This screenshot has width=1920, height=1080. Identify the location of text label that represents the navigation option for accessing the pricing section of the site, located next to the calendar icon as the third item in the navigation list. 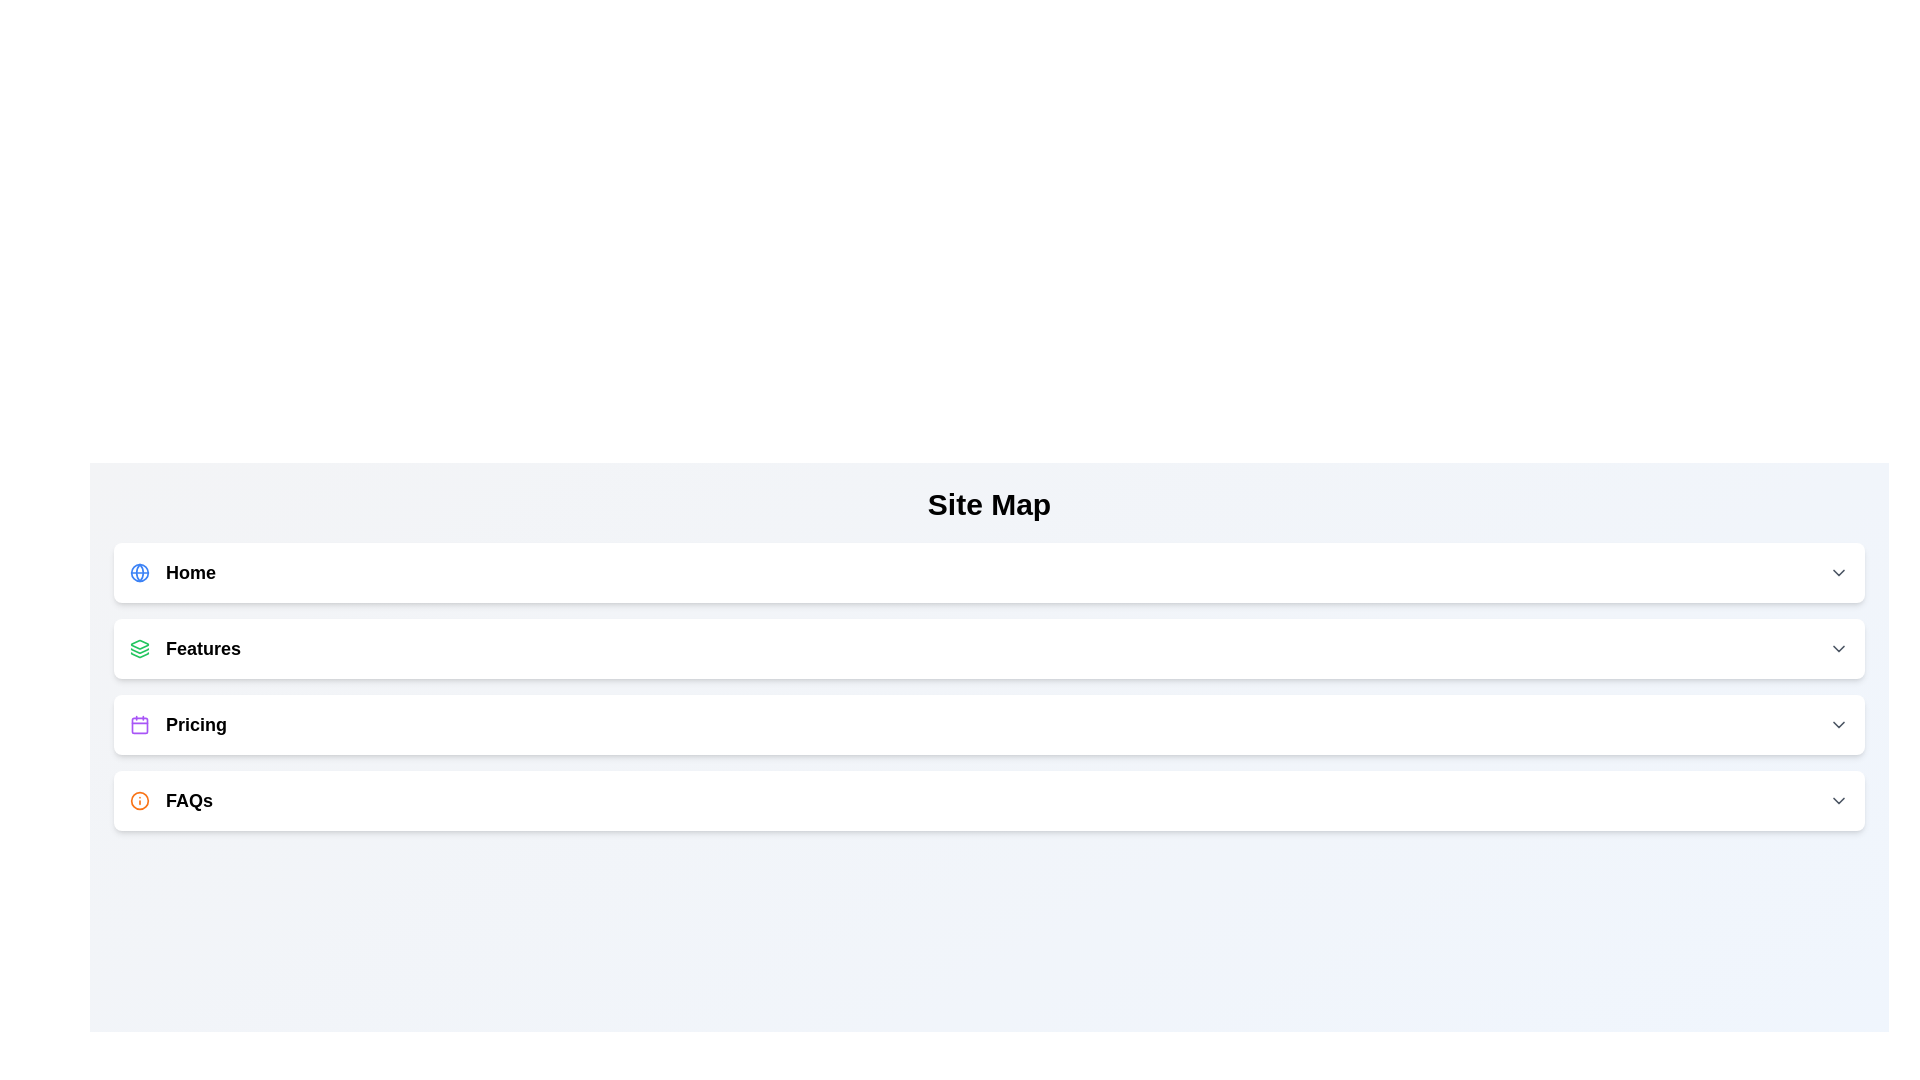
(196, 725).